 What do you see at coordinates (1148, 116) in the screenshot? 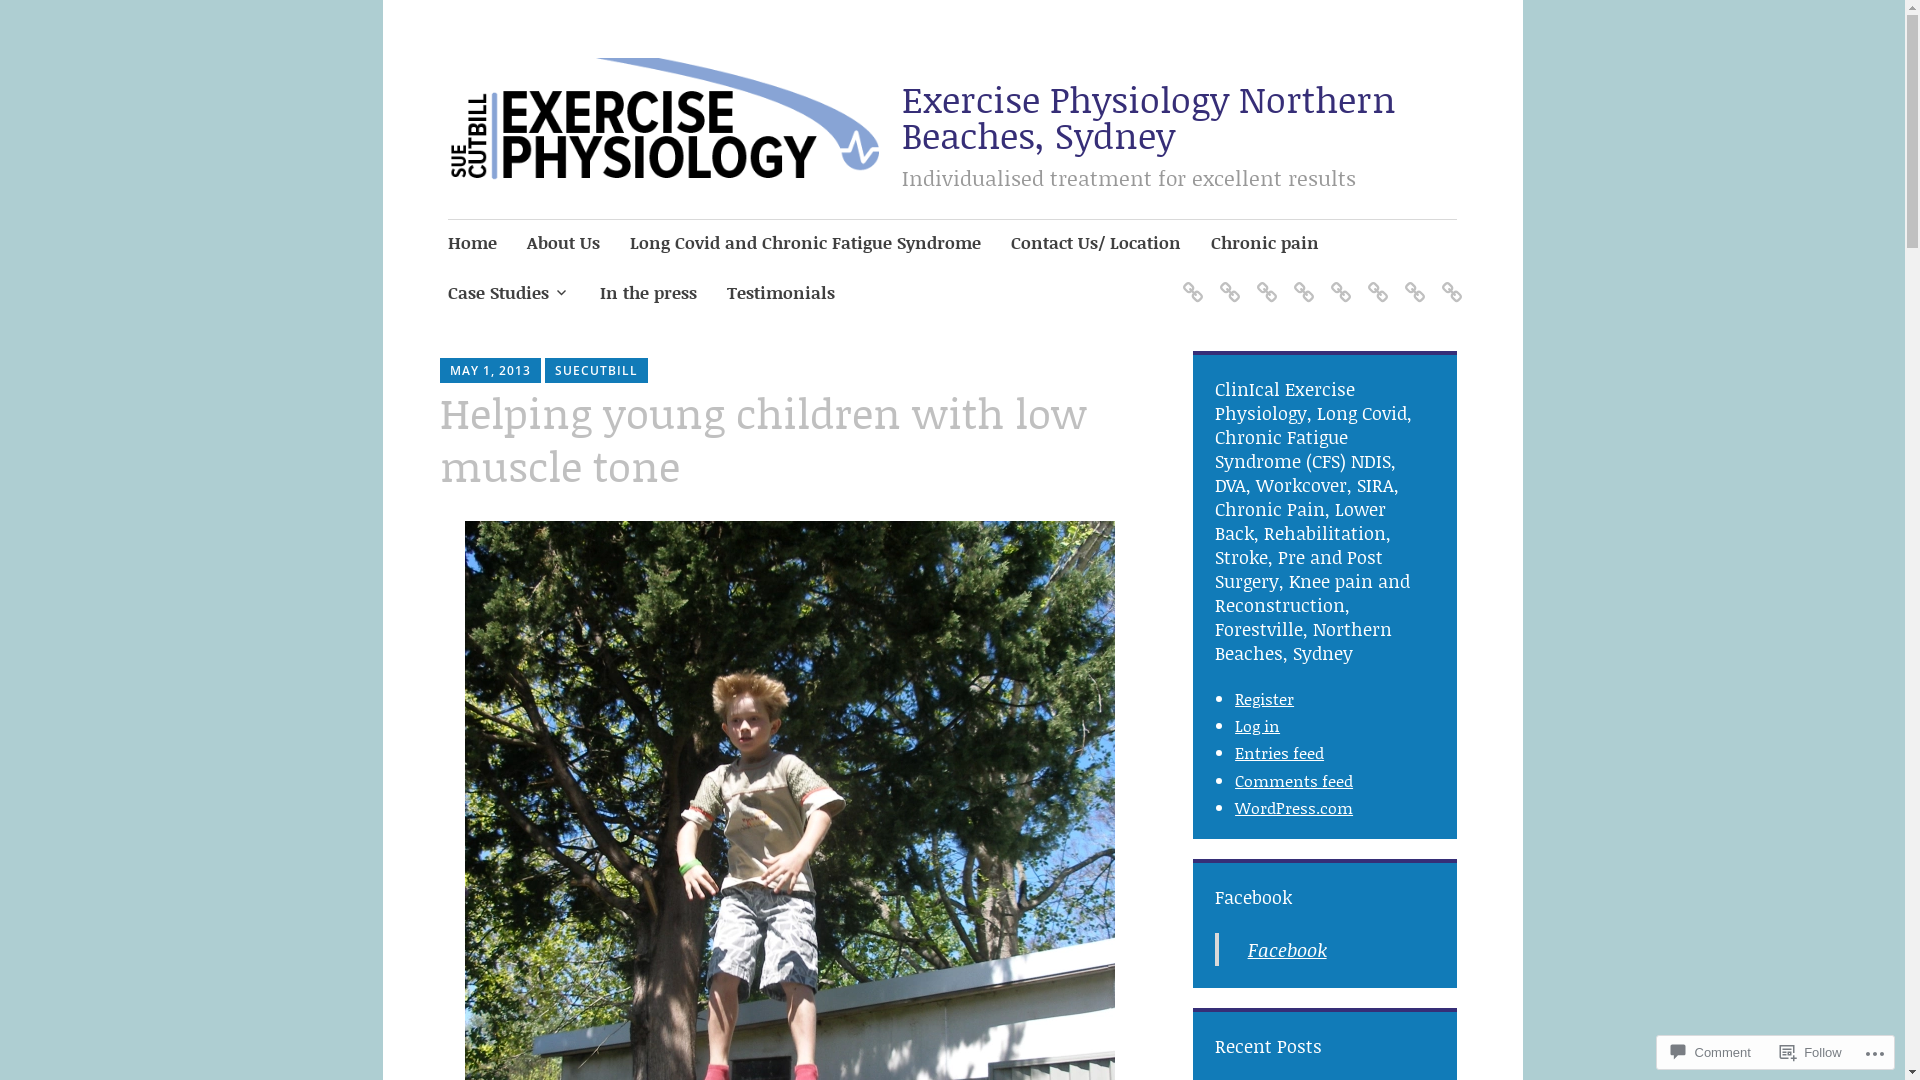
I see `'Exercise Physiology Northern Beaches, Sydney'` at bounding box center [1148, 116].